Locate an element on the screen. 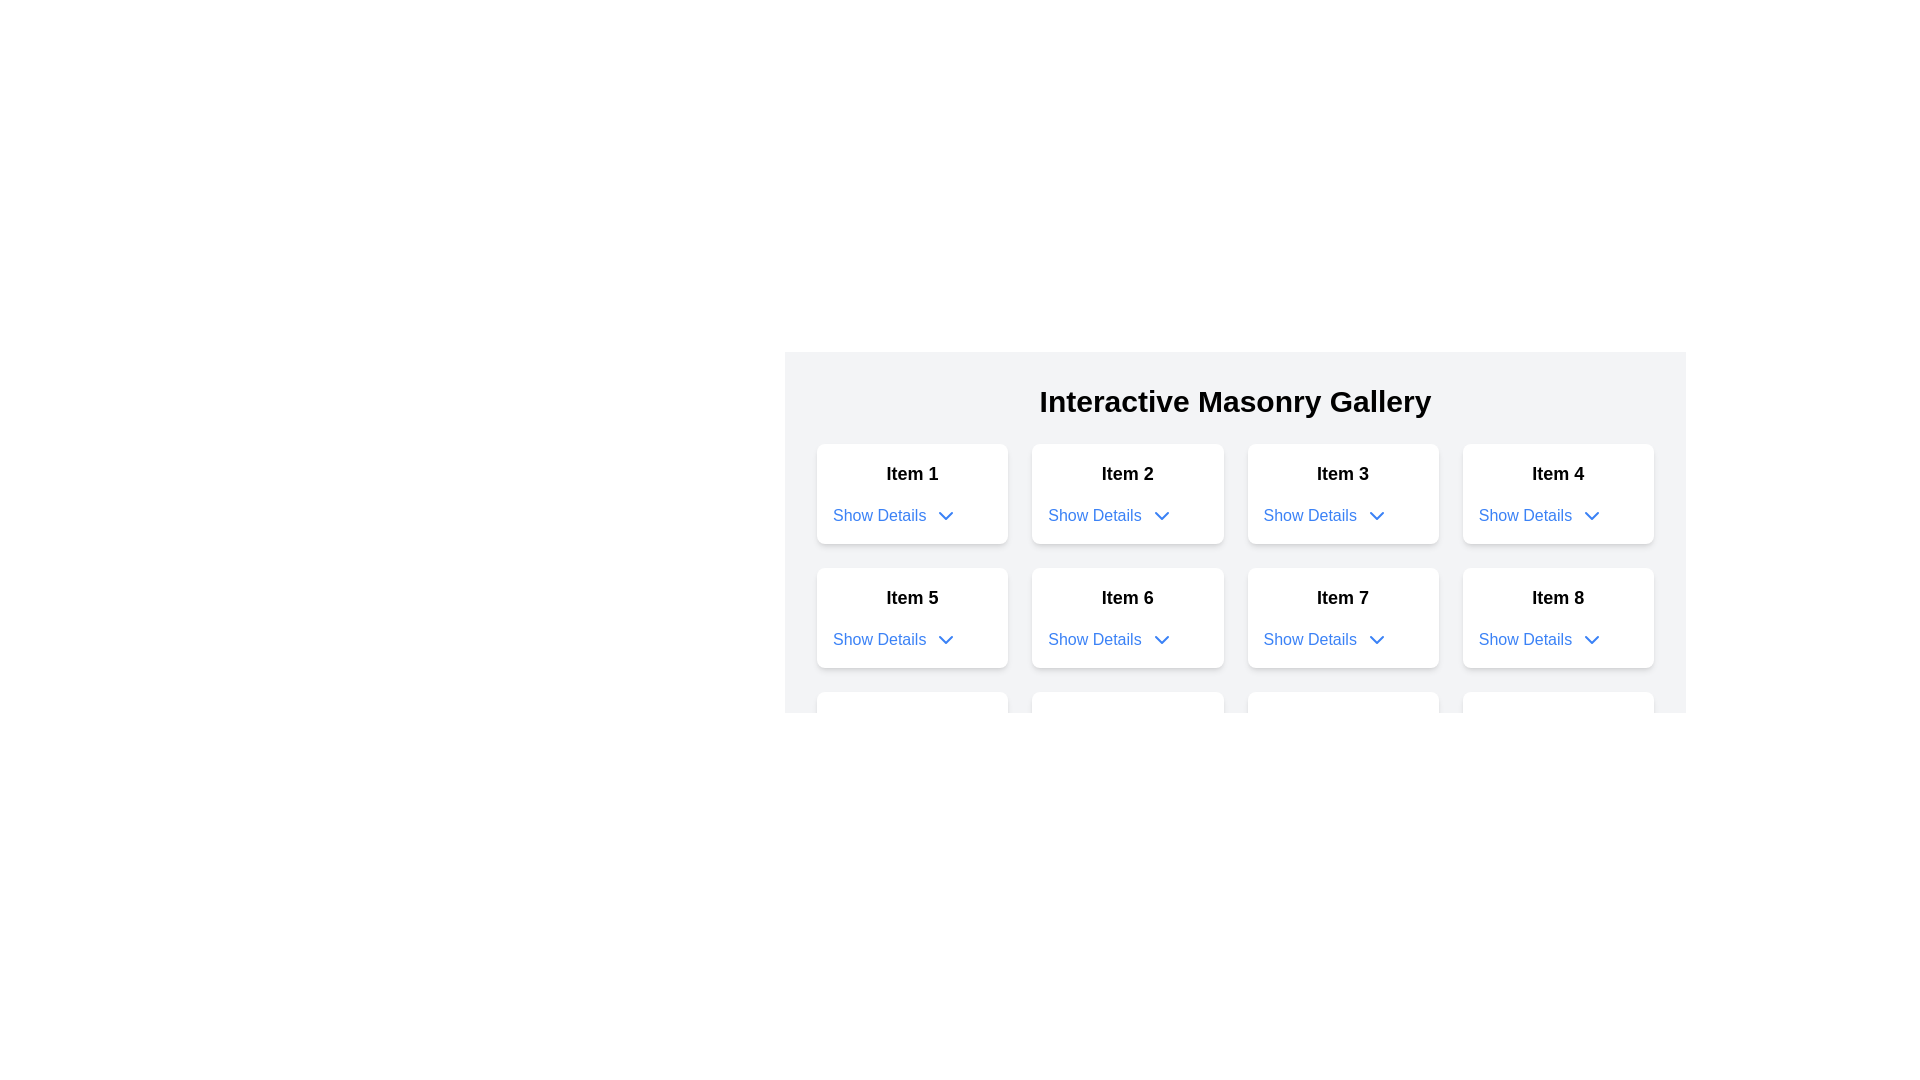  the text label that identifies the fourth item in a grid of selectable options, located at the top-right corner of its row is located at coordinates (1557, 474).